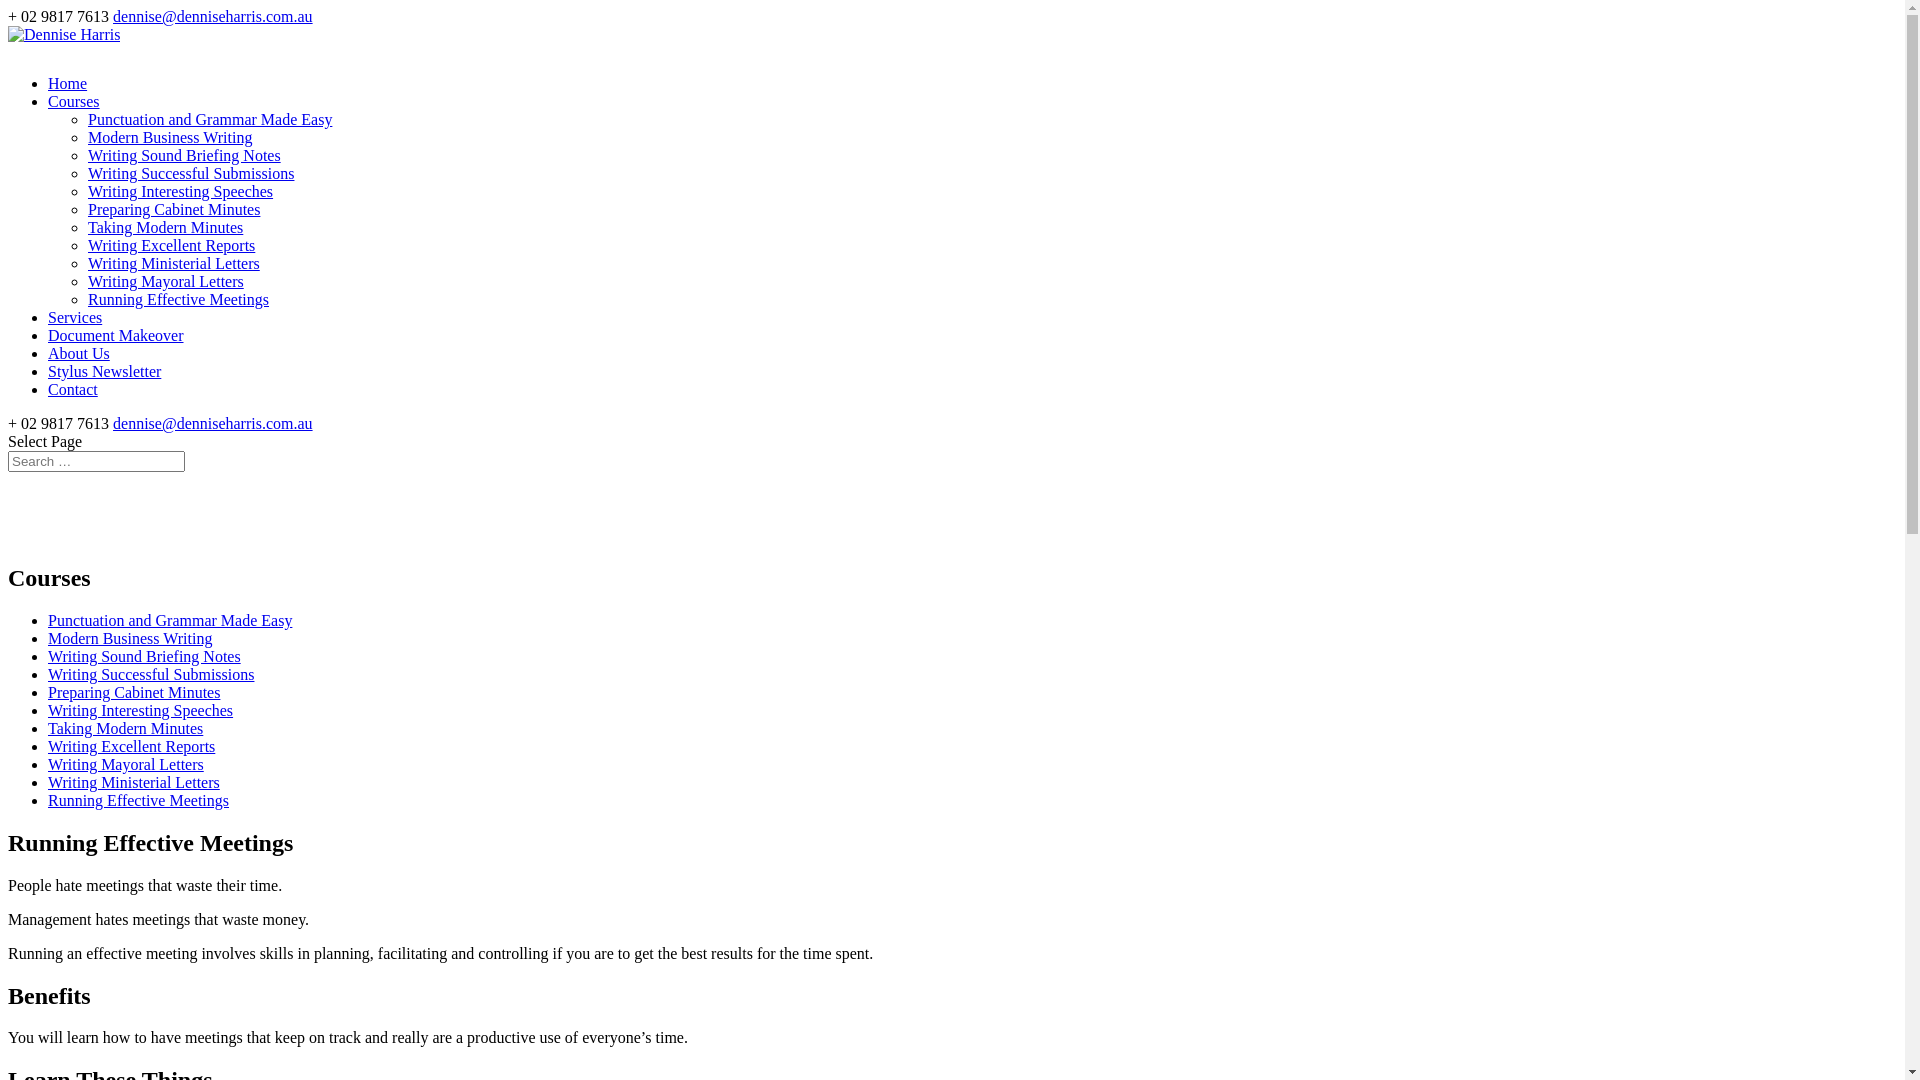 This screenshot has width=1920, height=1080. Describe the element at coordinates (103, 378) in the screenshot. I see `'Stylus Newsletter'` at that location.